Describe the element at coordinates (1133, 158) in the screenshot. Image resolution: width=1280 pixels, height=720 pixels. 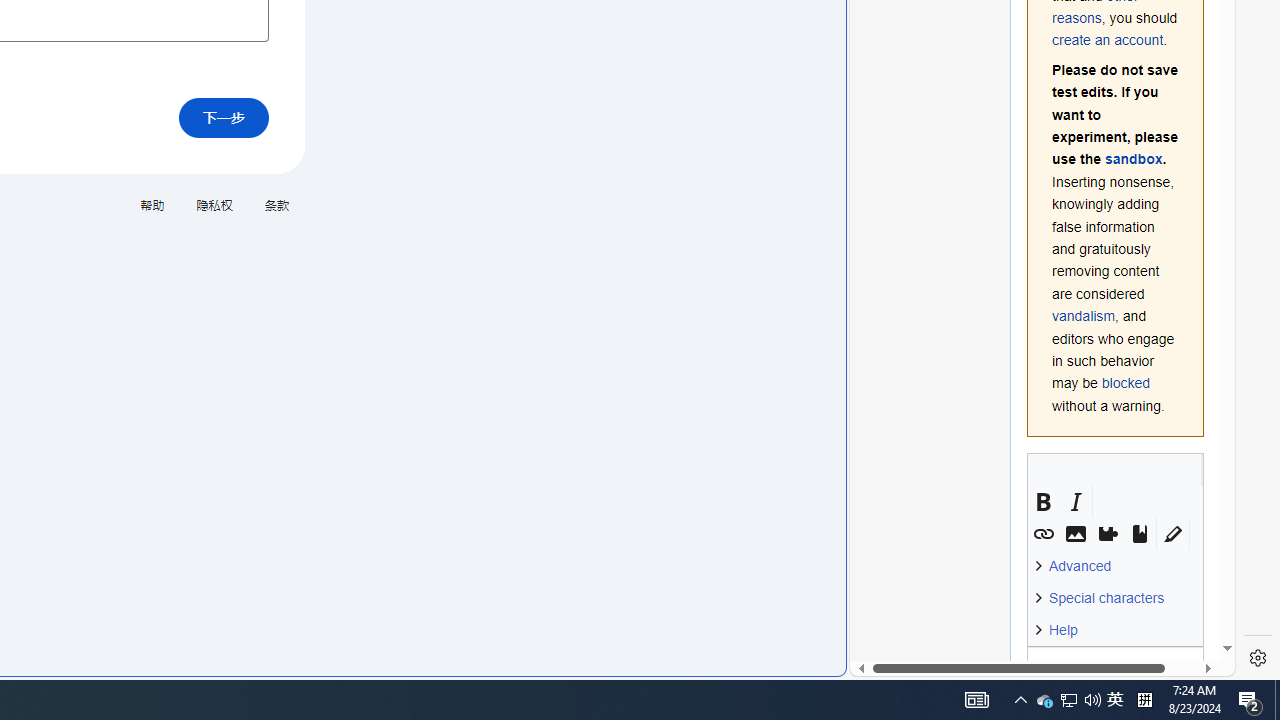
I see `'sandbox'` at that location.